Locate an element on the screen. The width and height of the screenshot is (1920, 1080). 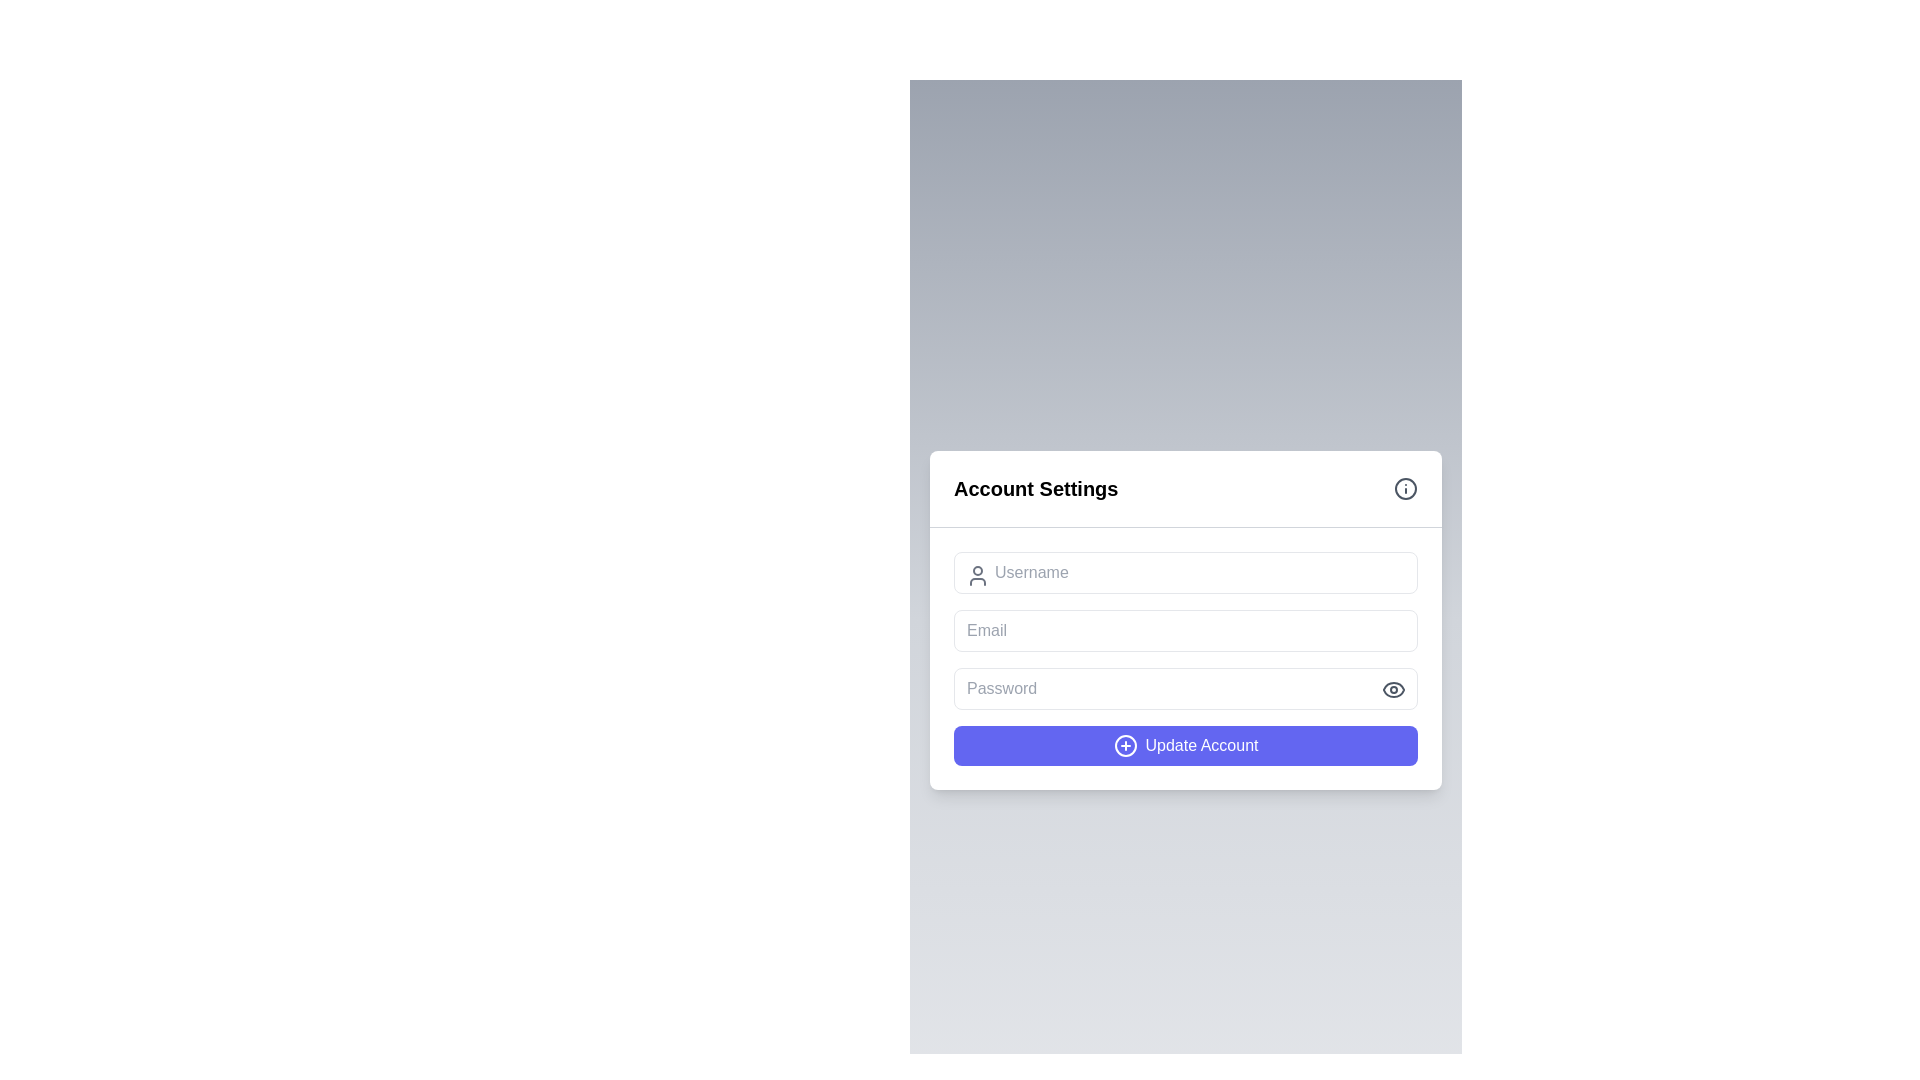
the circular SVG element located at the center of the icon in the top-right corner of the account settings dialog is located at coordinates (1405, 488).